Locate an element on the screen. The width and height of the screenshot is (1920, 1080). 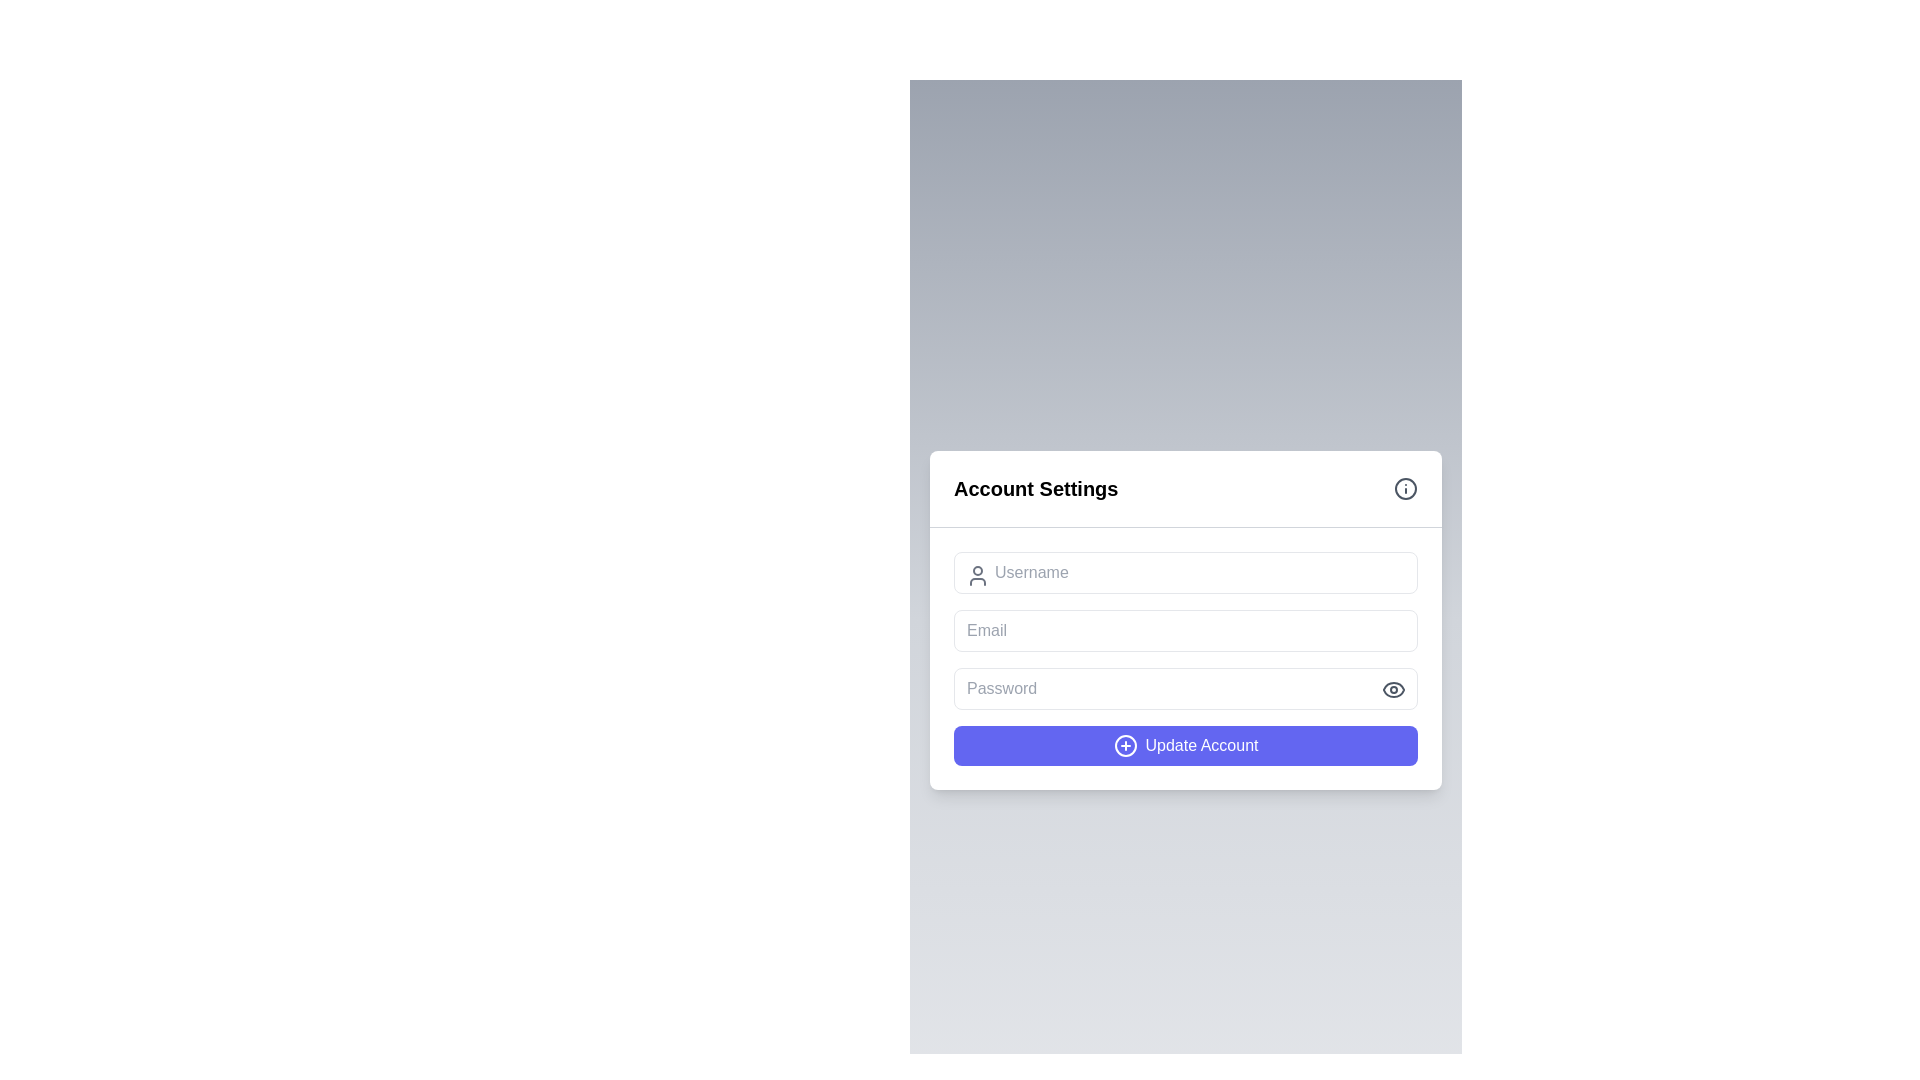
the circular SVG element located at the center of the icon in the top-right corner of the account settings dialog is located at coordinates (1405, 488).